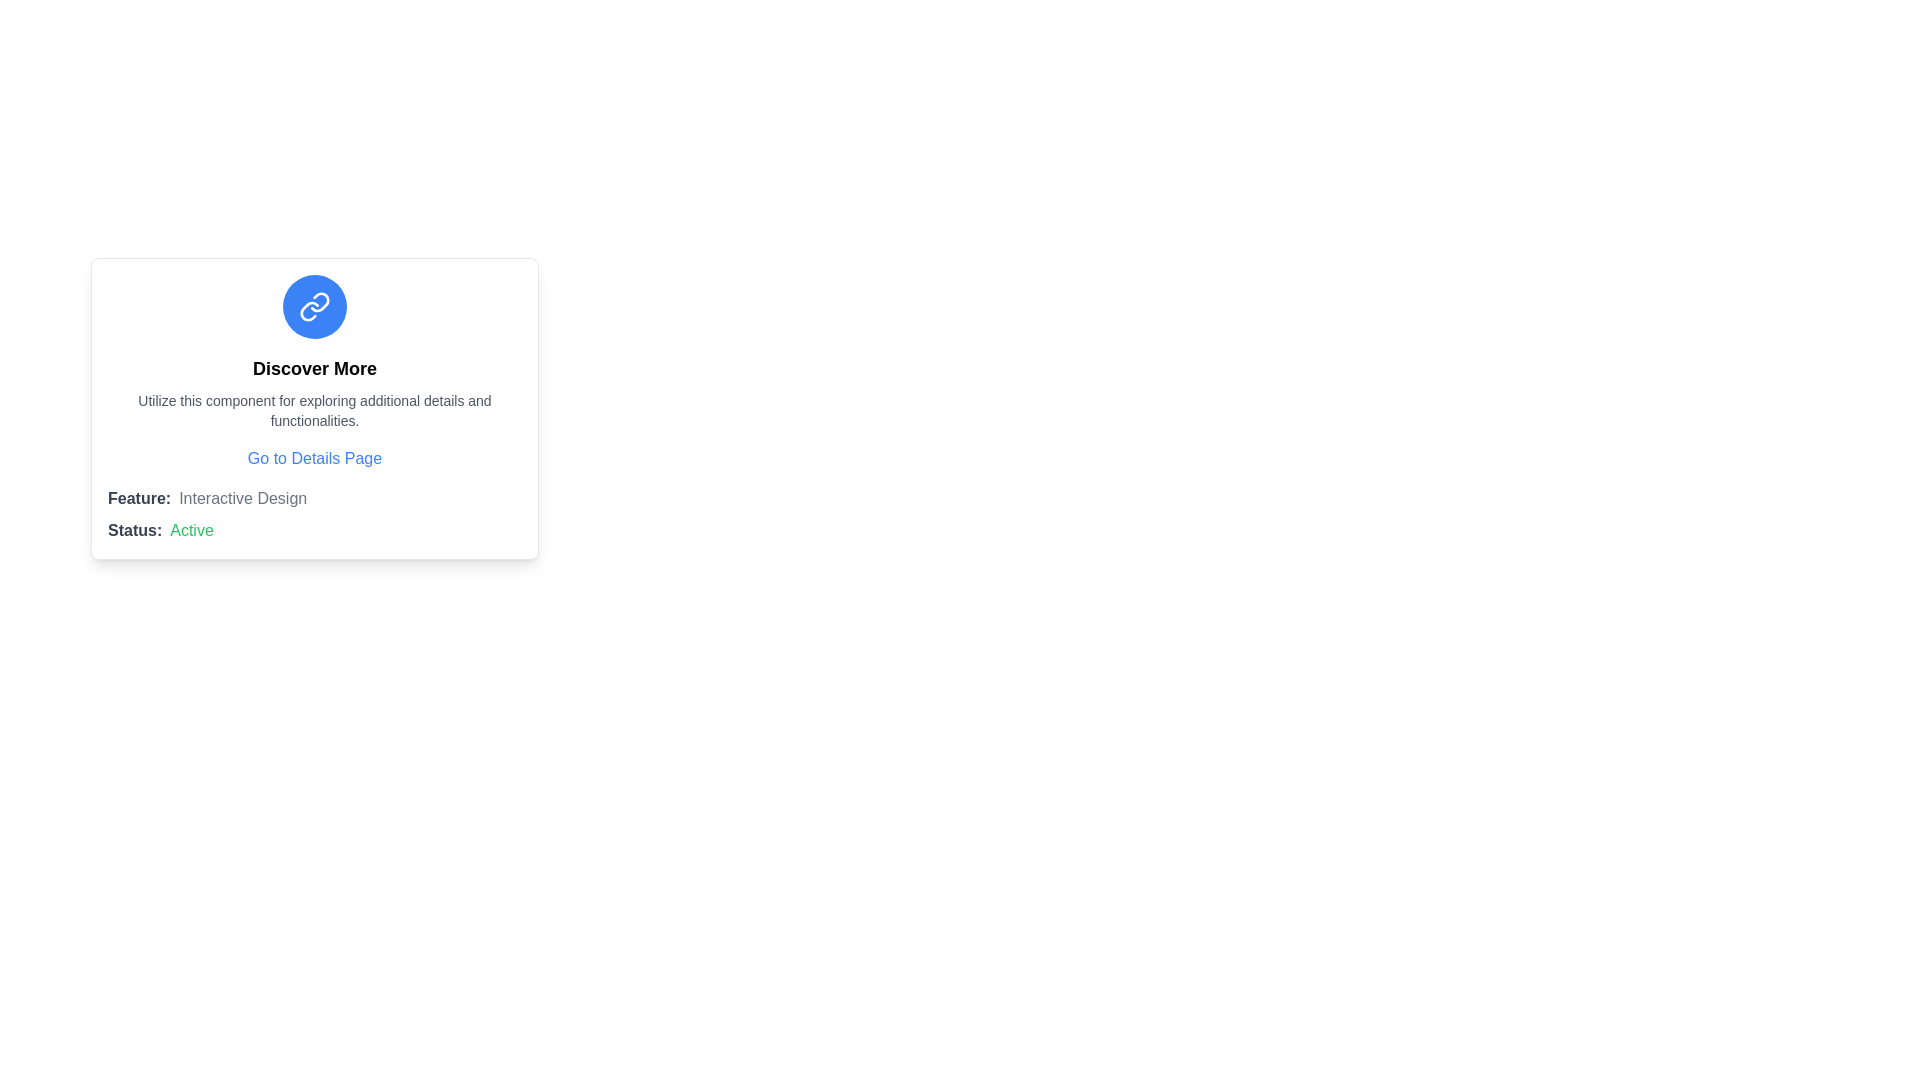 This screenshot has width=1920, height=1080. Describe the element at coordinates (314, 459) in the screenshot. I see `the hyperlink located at the center-bottom of the card interface` at that location.